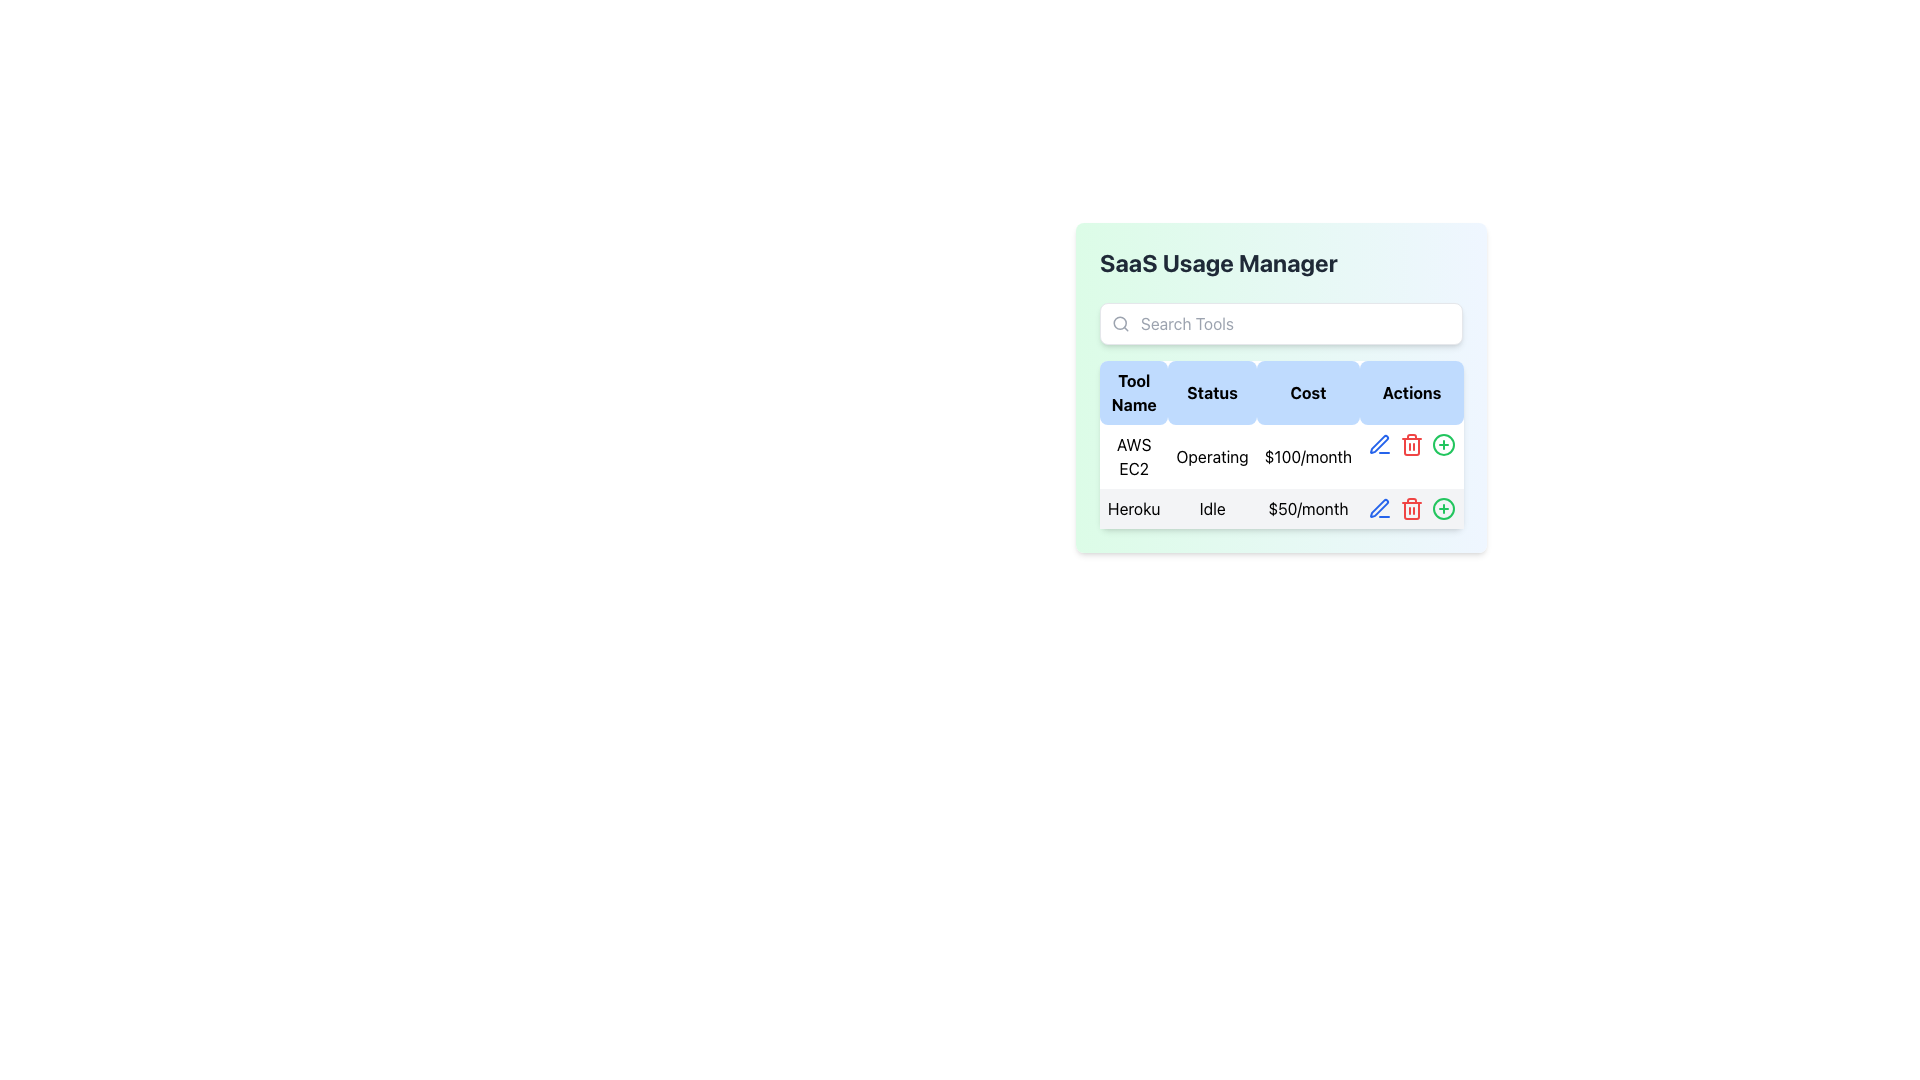  I want to click on the table header row which contains the column titles 'Tool Name', 'Status', 'Cost', and 'Actions', so click(1281, 393).